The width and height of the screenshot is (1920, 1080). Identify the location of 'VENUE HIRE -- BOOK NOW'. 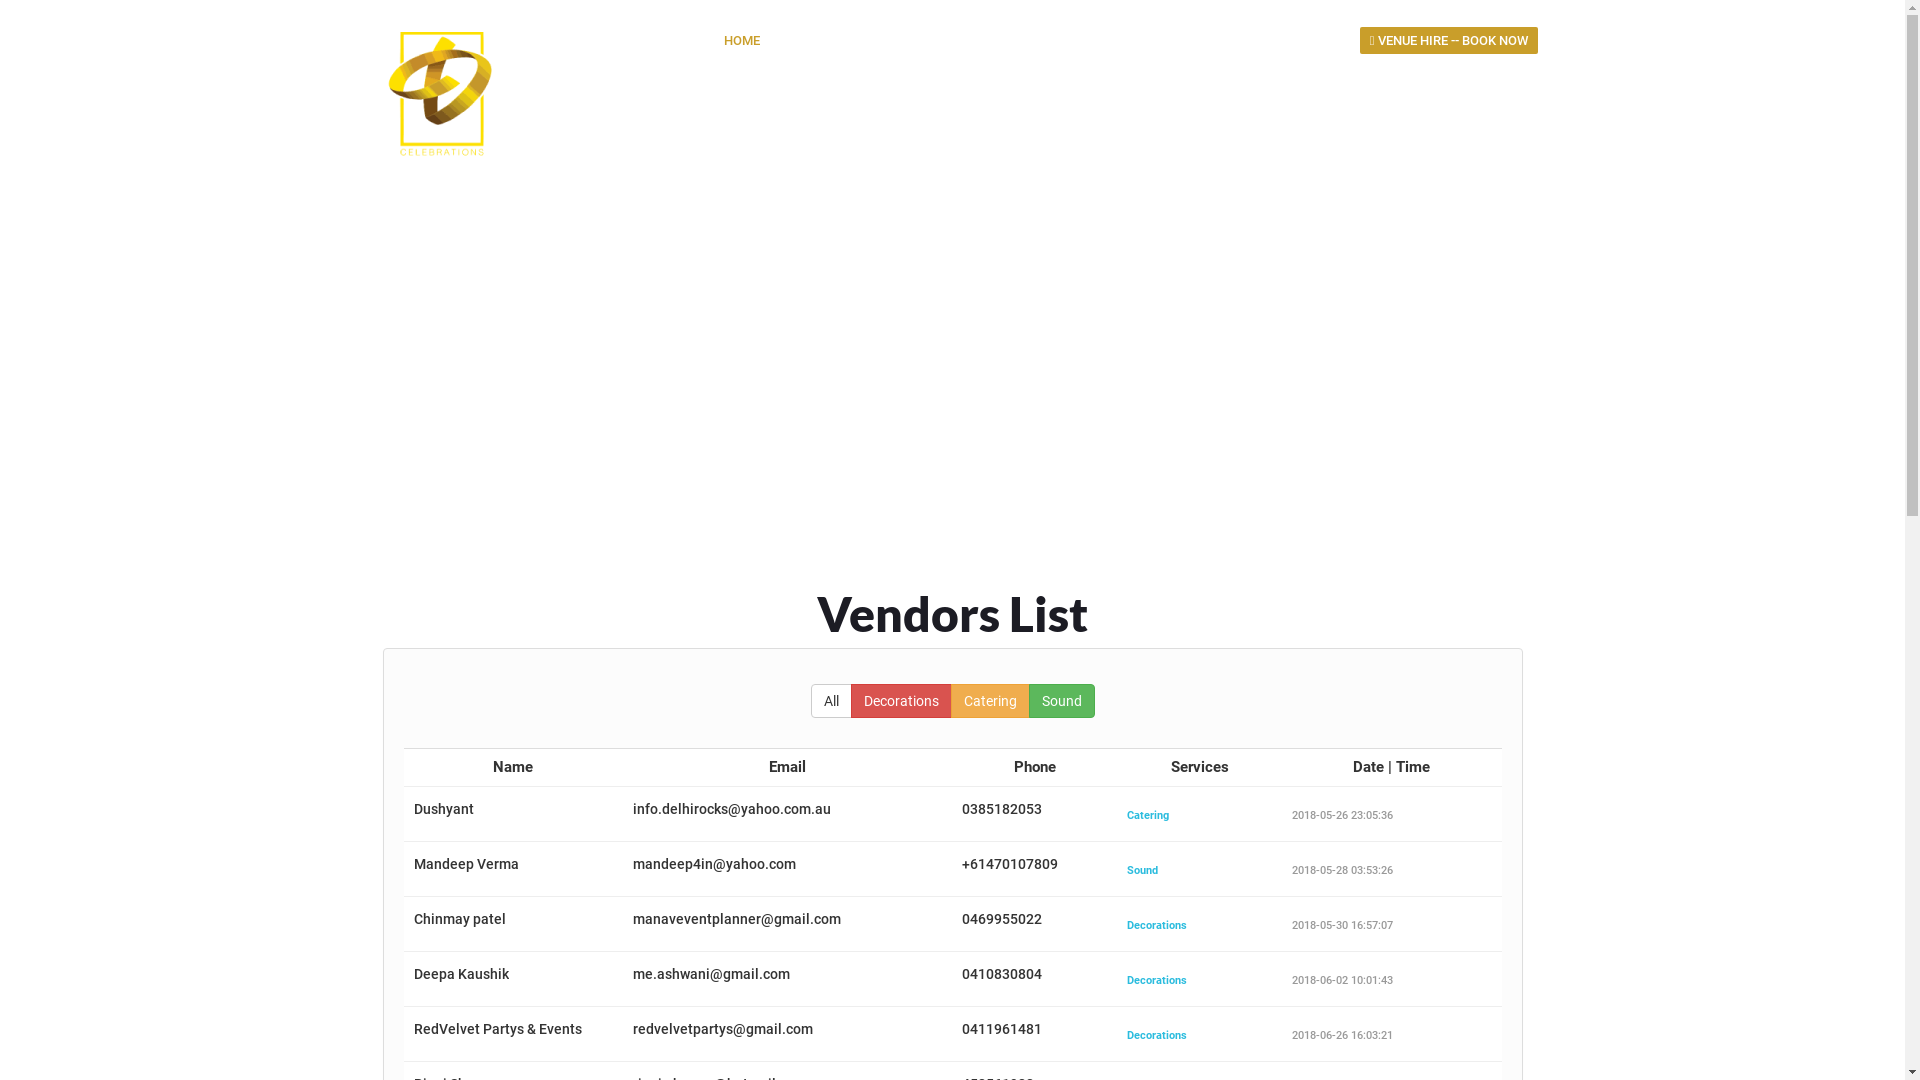
(1449, 40).